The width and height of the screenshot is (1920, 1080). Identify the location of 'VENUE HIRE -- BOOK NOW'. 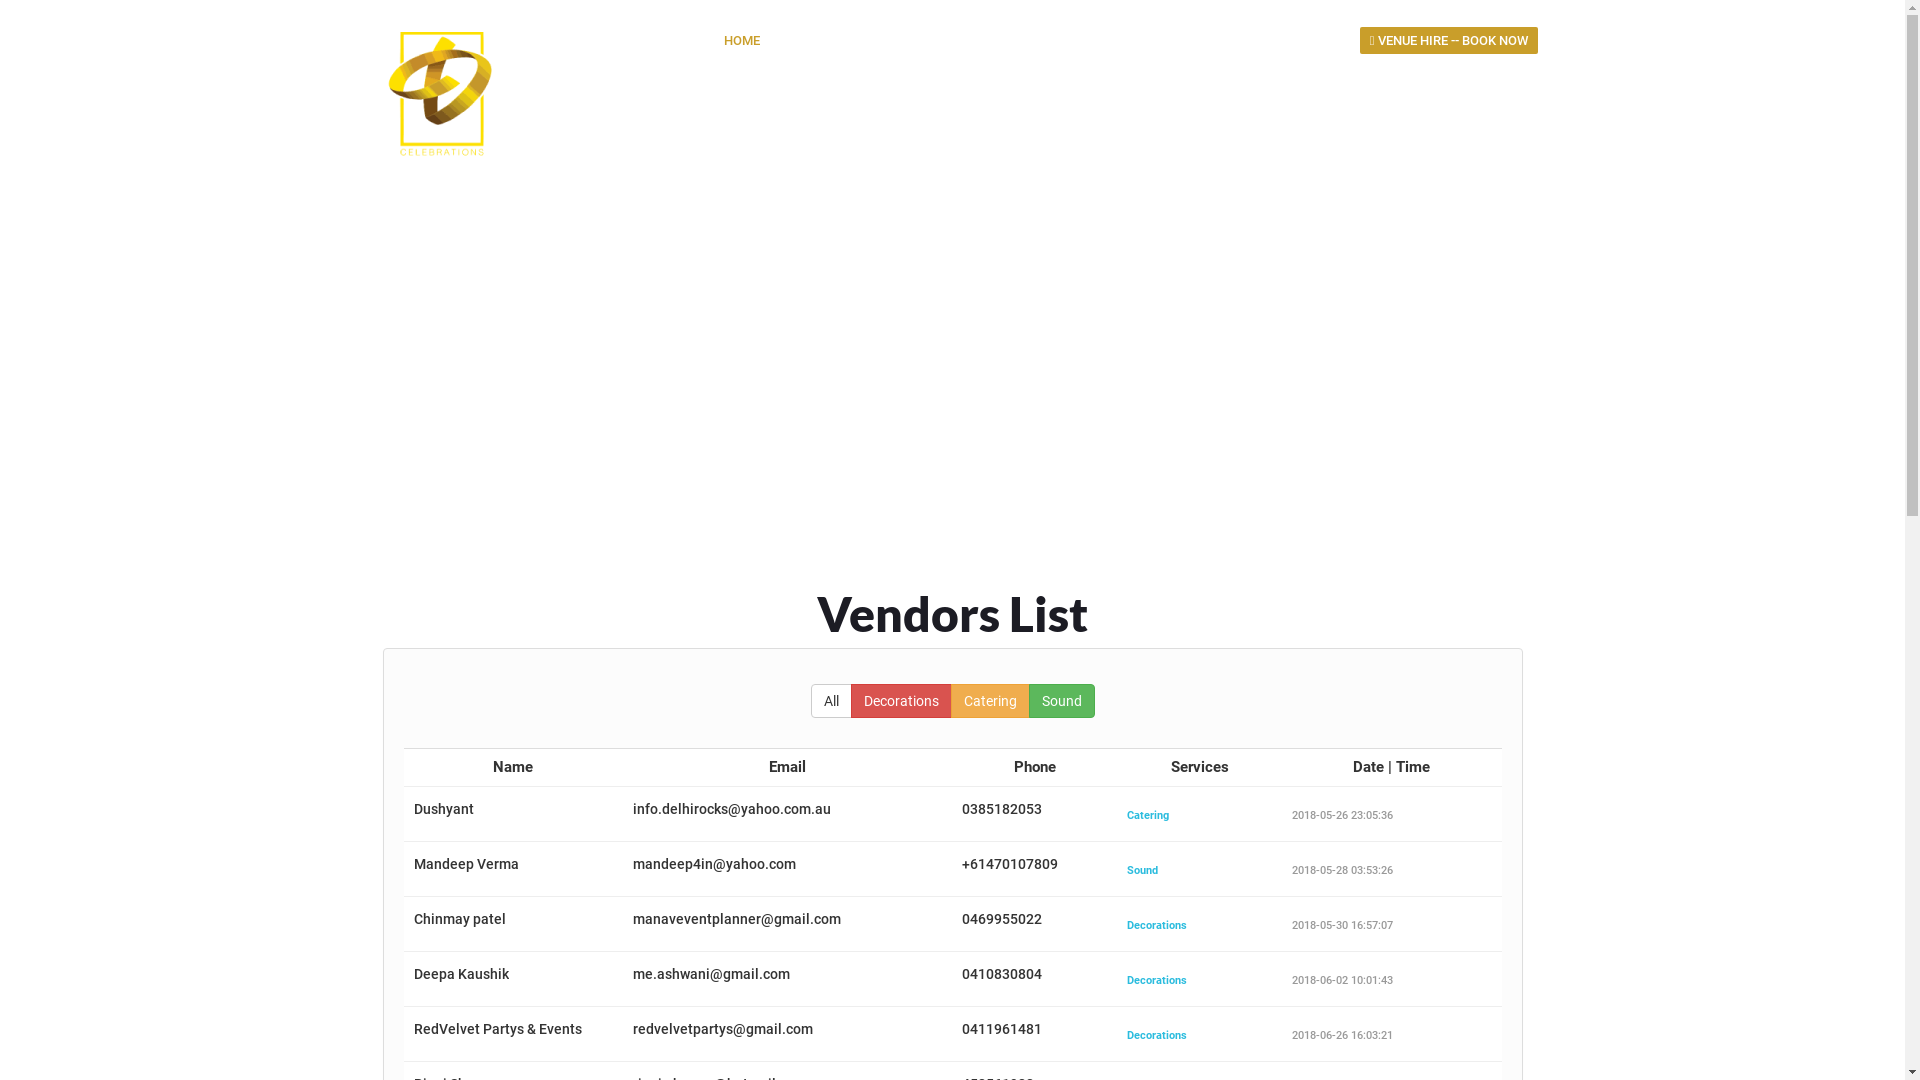
(1449, 40).